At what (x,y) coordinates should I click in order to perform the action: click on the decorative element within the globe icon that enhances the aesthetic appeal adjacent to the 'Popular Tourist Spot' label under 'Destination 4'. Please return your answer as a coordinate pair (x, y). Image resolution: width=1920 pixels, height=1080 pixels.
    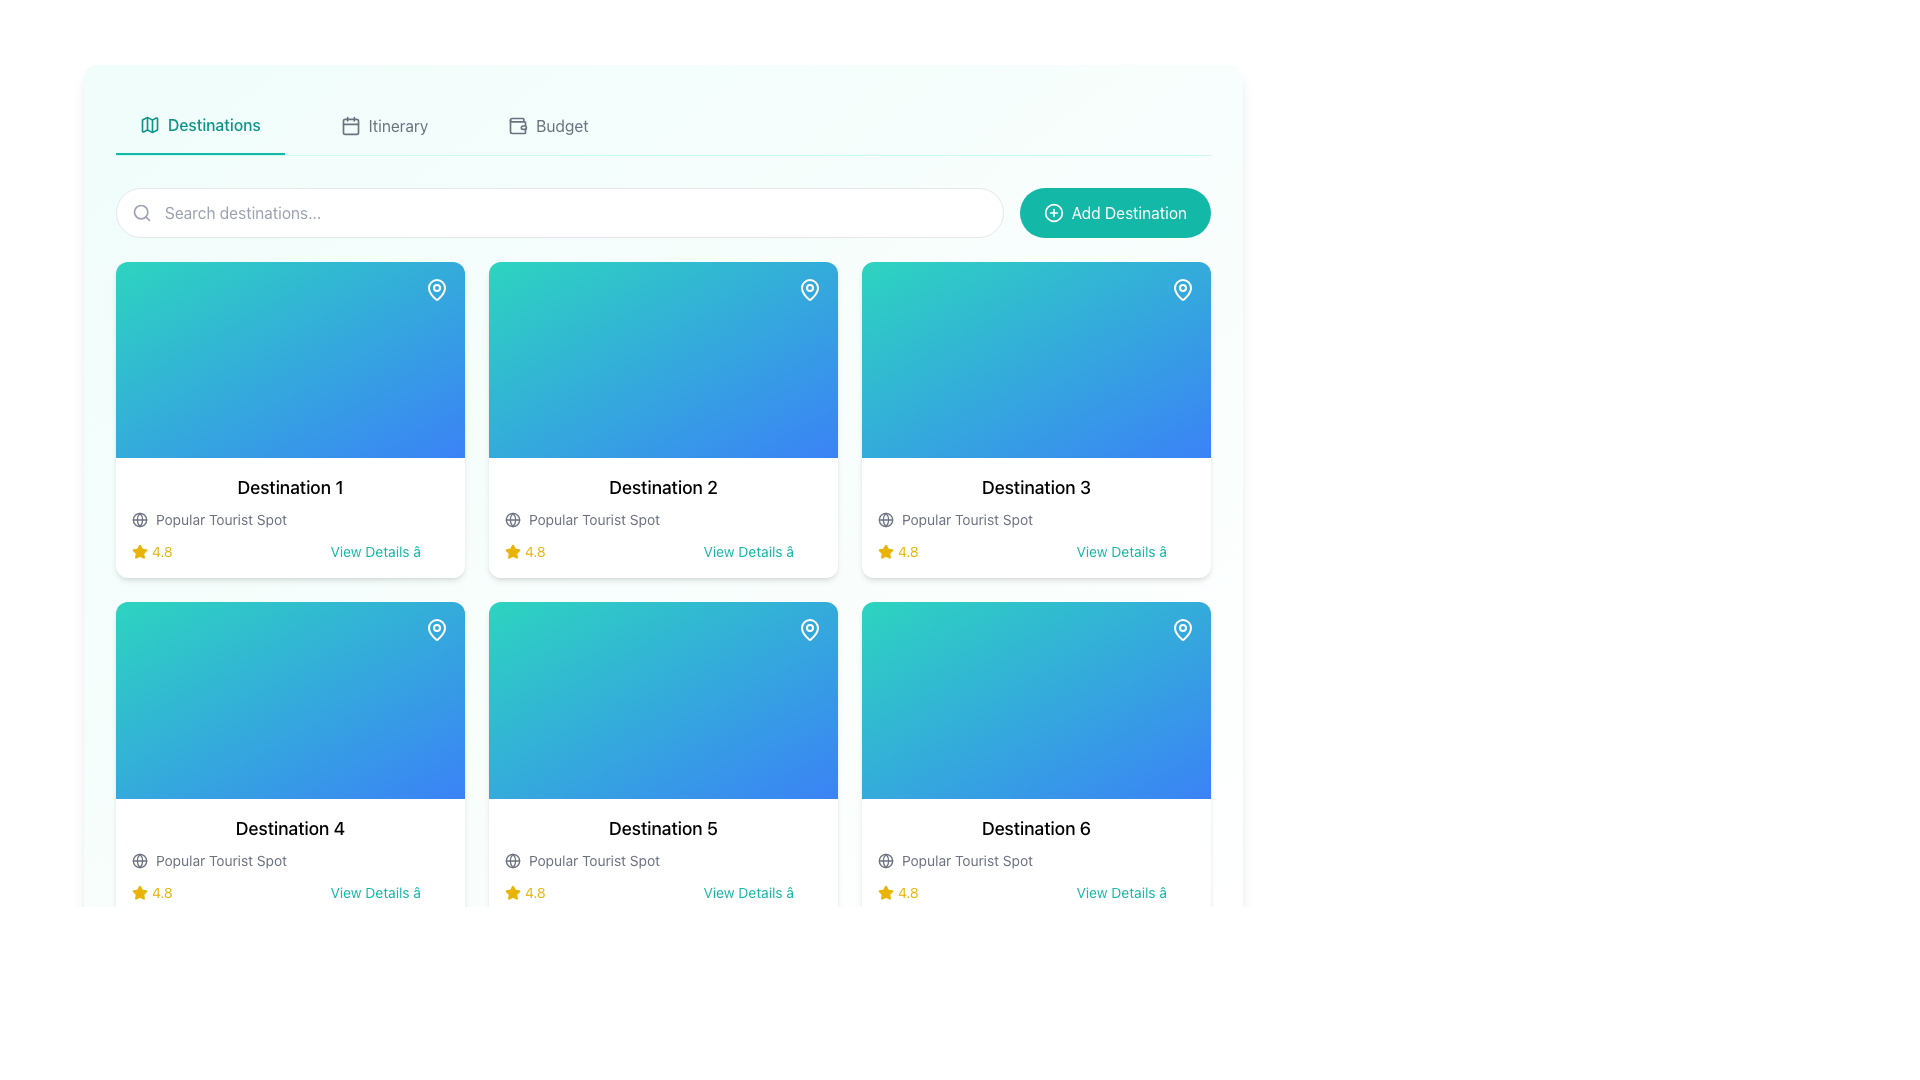
    Looking at the image, I should click on (138, 859).